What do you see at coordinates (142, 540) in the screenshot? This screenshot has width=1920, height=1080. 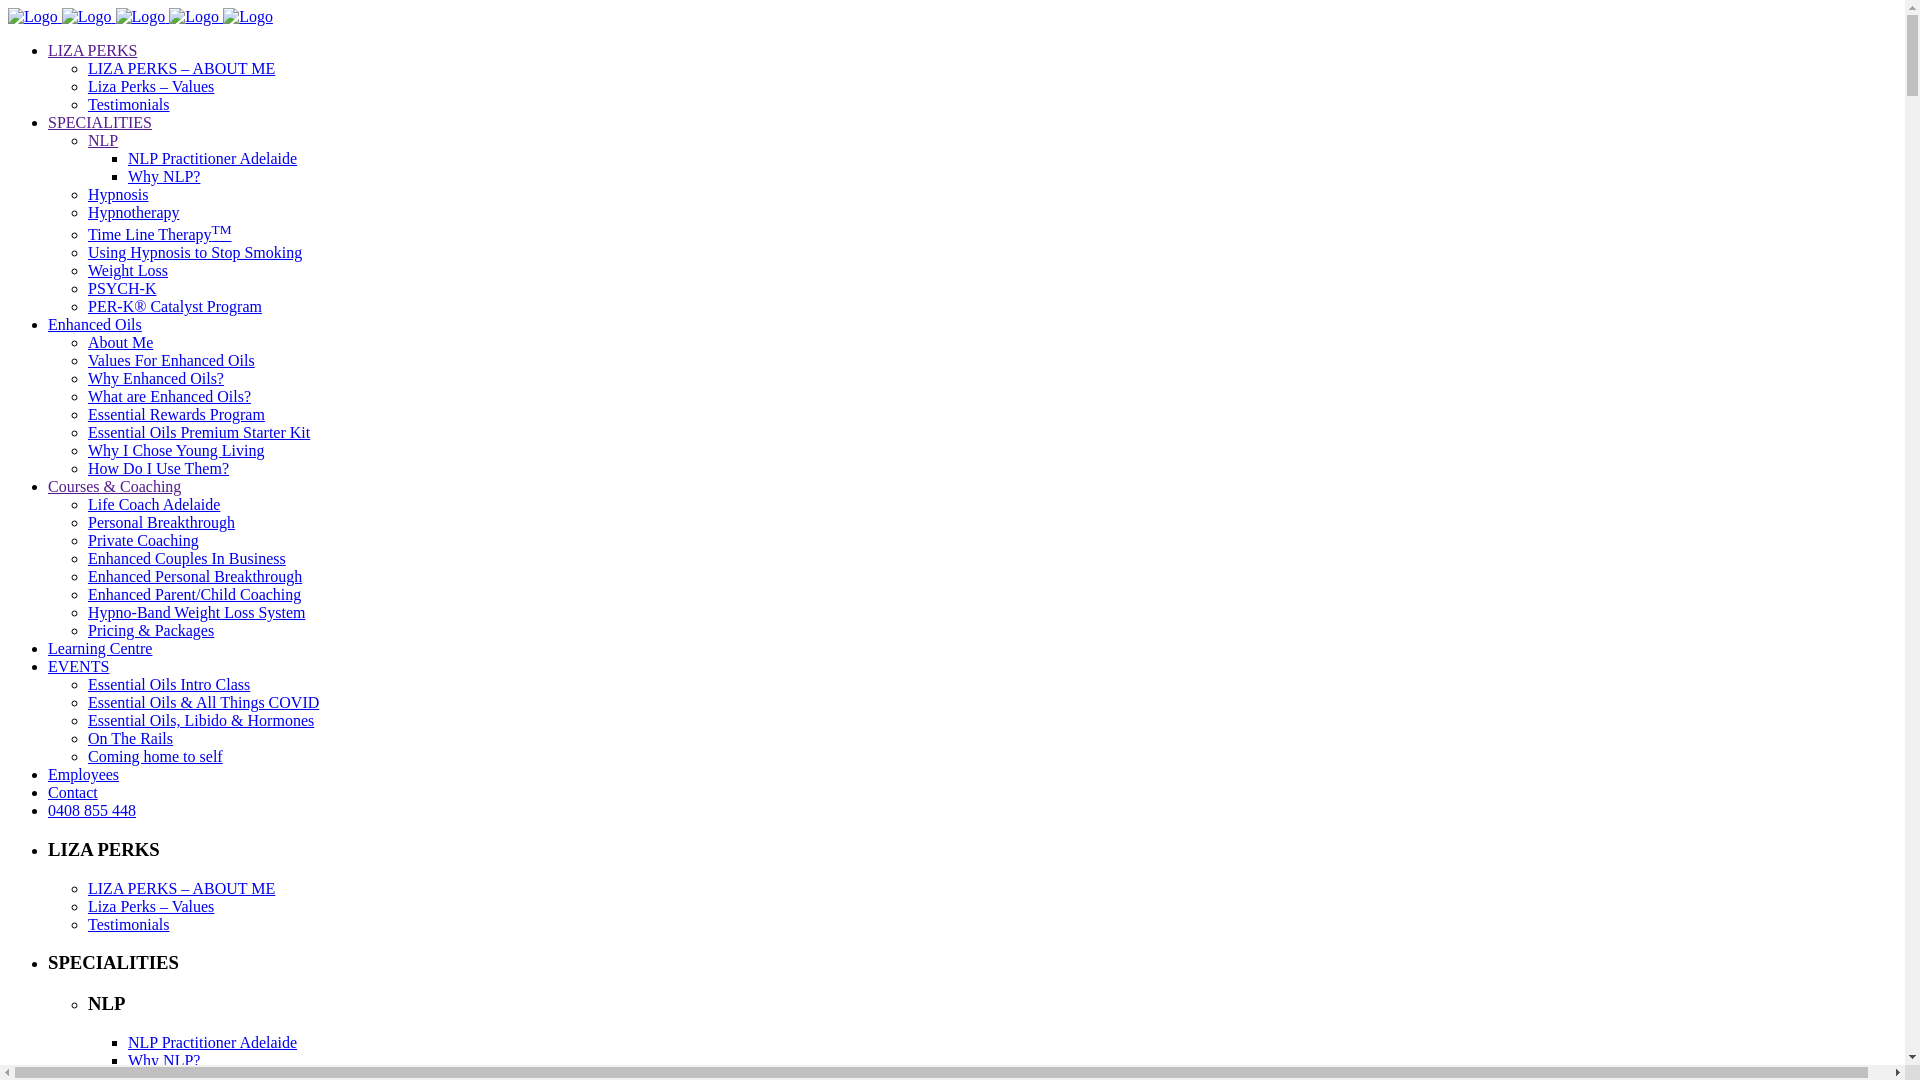 I see `'Private Coaching'` at bounding box center [142, 540].